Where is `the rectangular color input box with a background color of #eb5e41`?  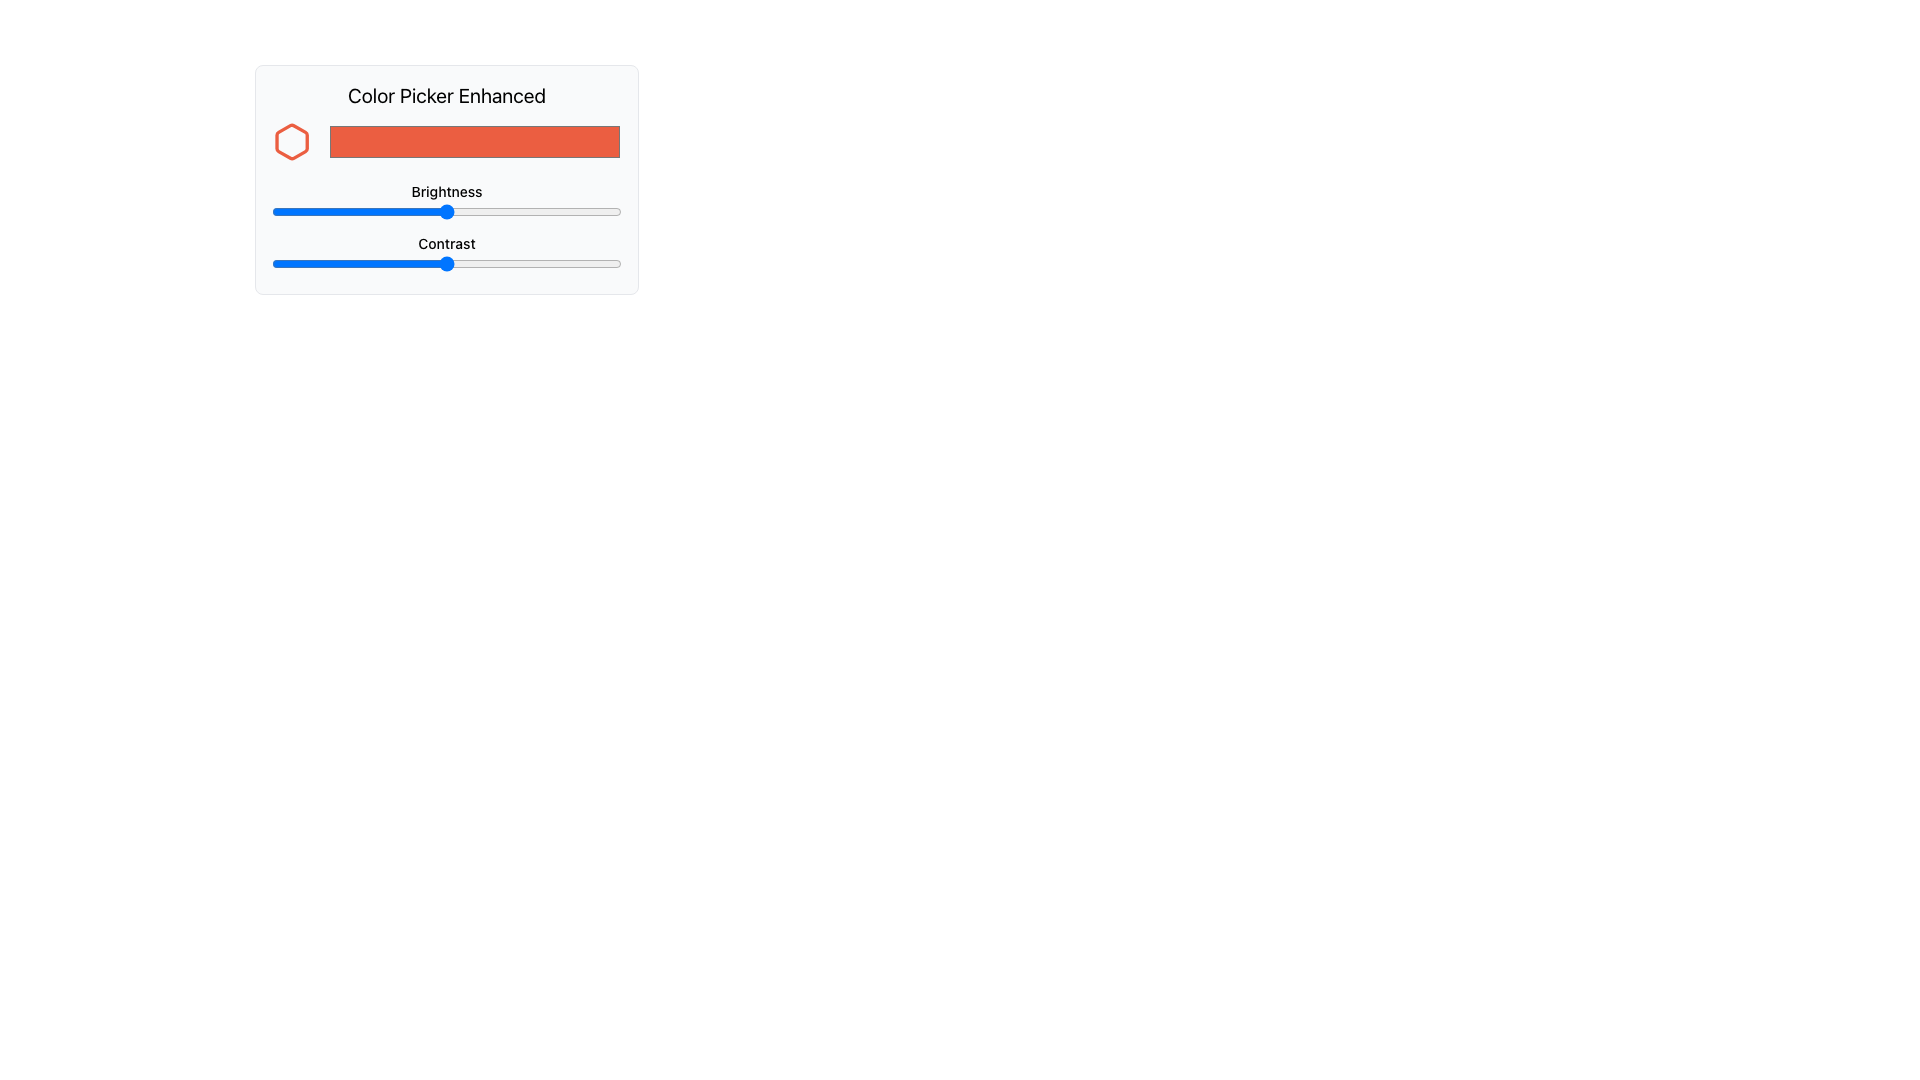 the rectangular color input box with a background color of #eb5e41 is located at coordinates (474, 141).